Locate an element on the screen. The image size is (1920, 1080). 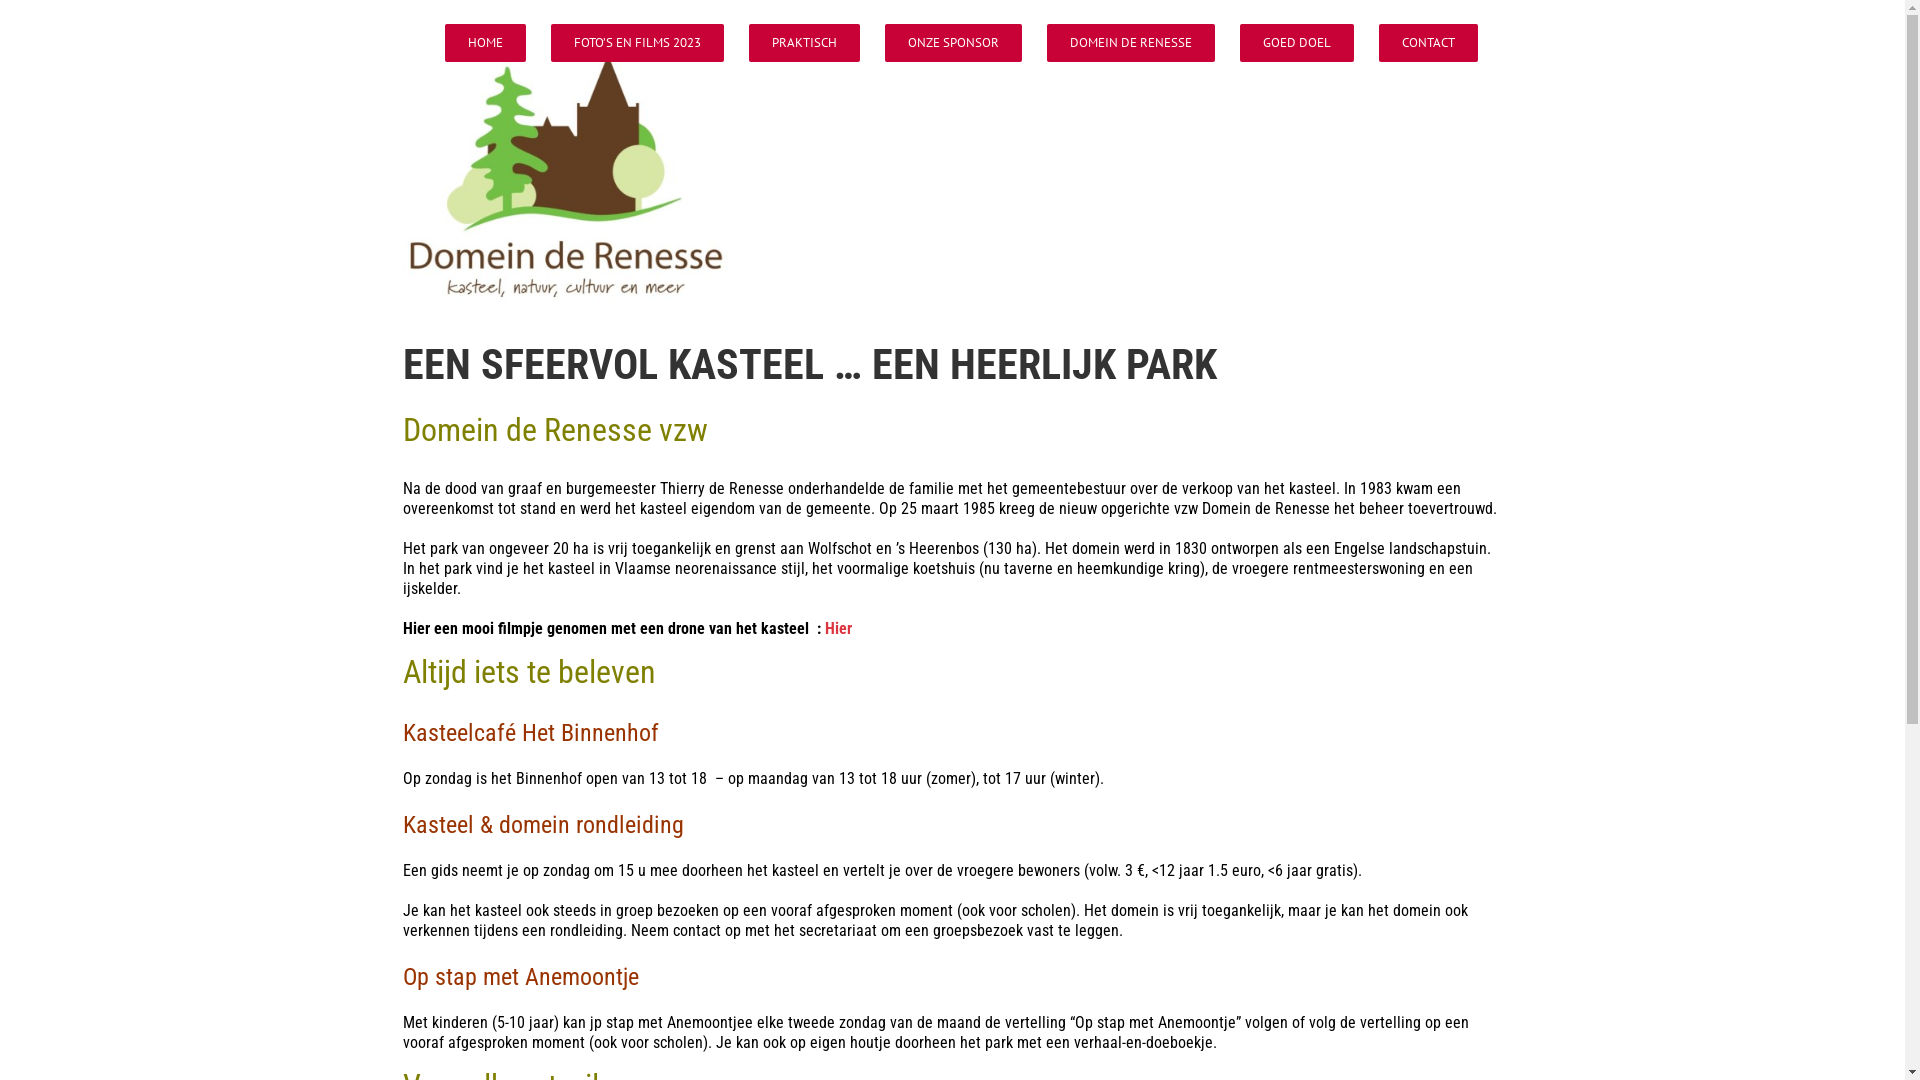
'HOME' is located at coordinates (443, 42).